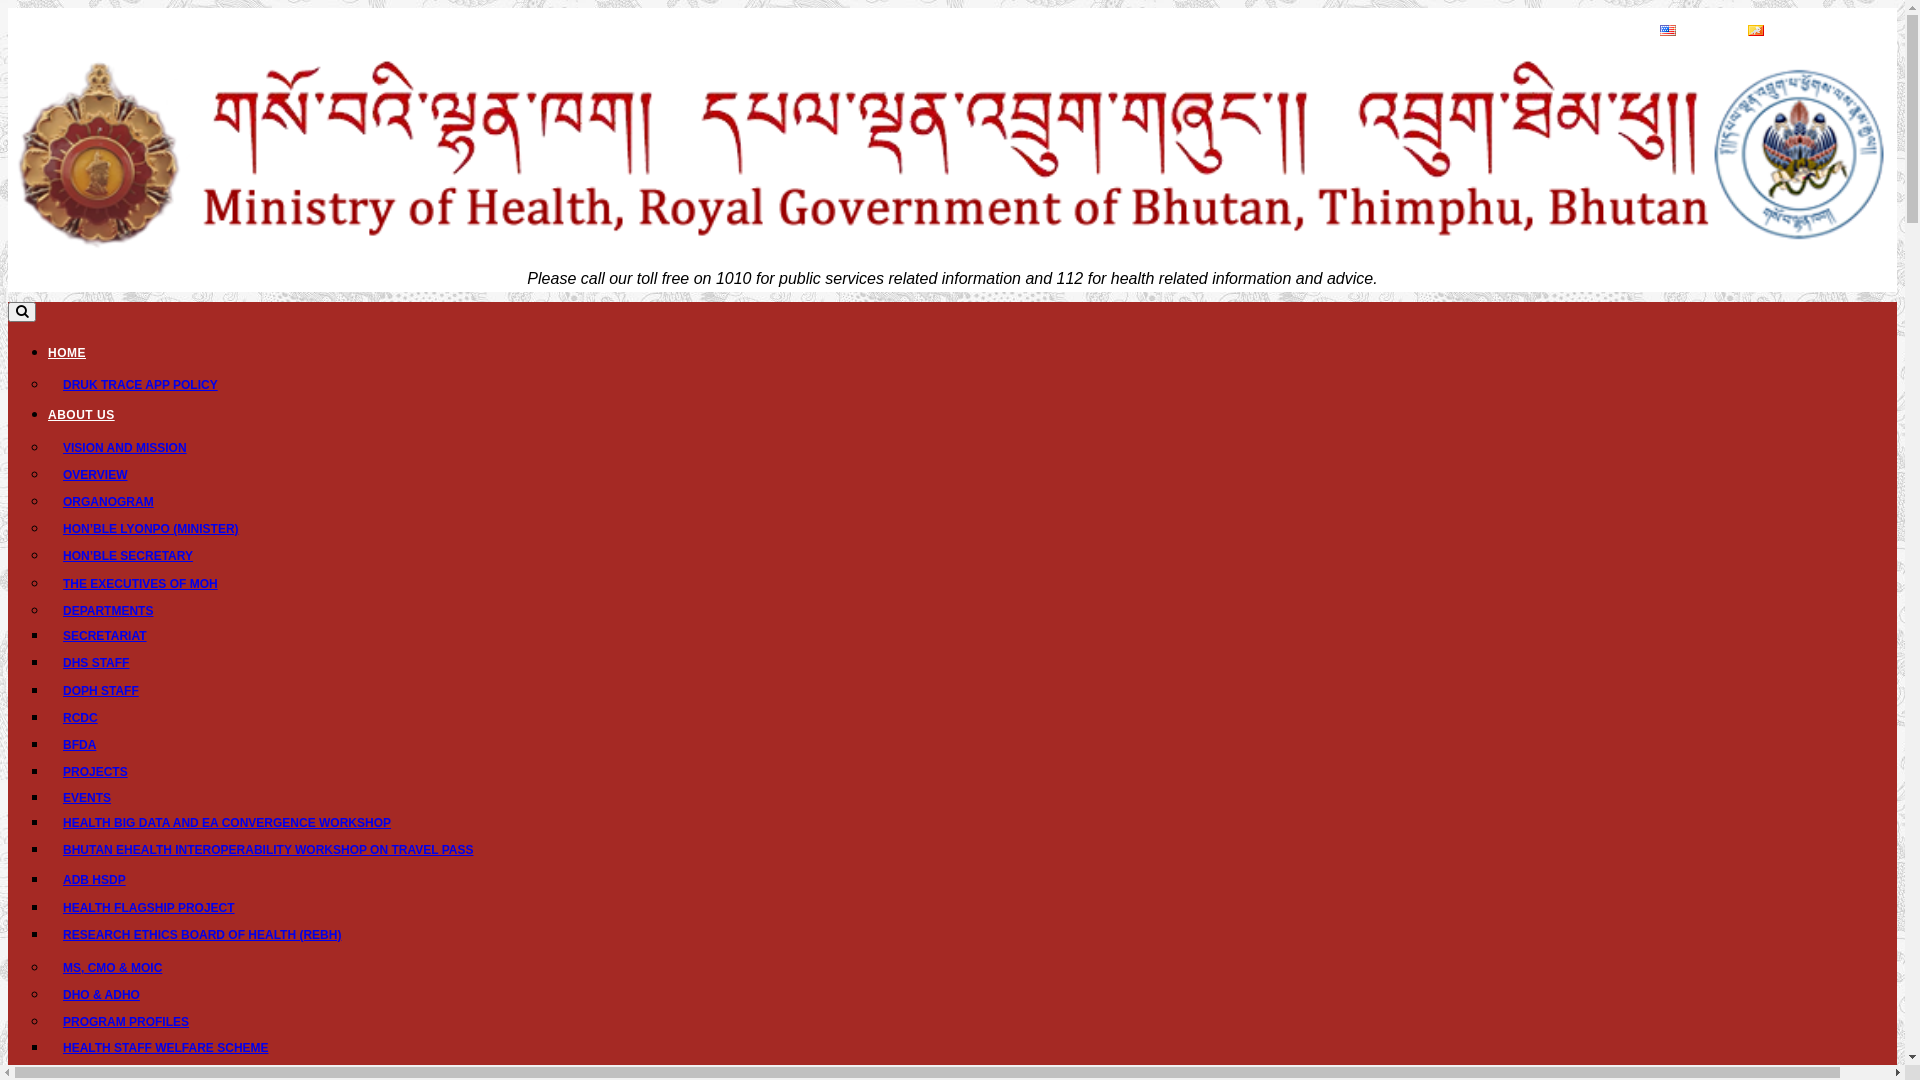 The image size is (1920, 1080). Describe the element at coordinates (139, 385) in the screenshot. I see `'DRUK TRACE APP POLICY'` at that location.